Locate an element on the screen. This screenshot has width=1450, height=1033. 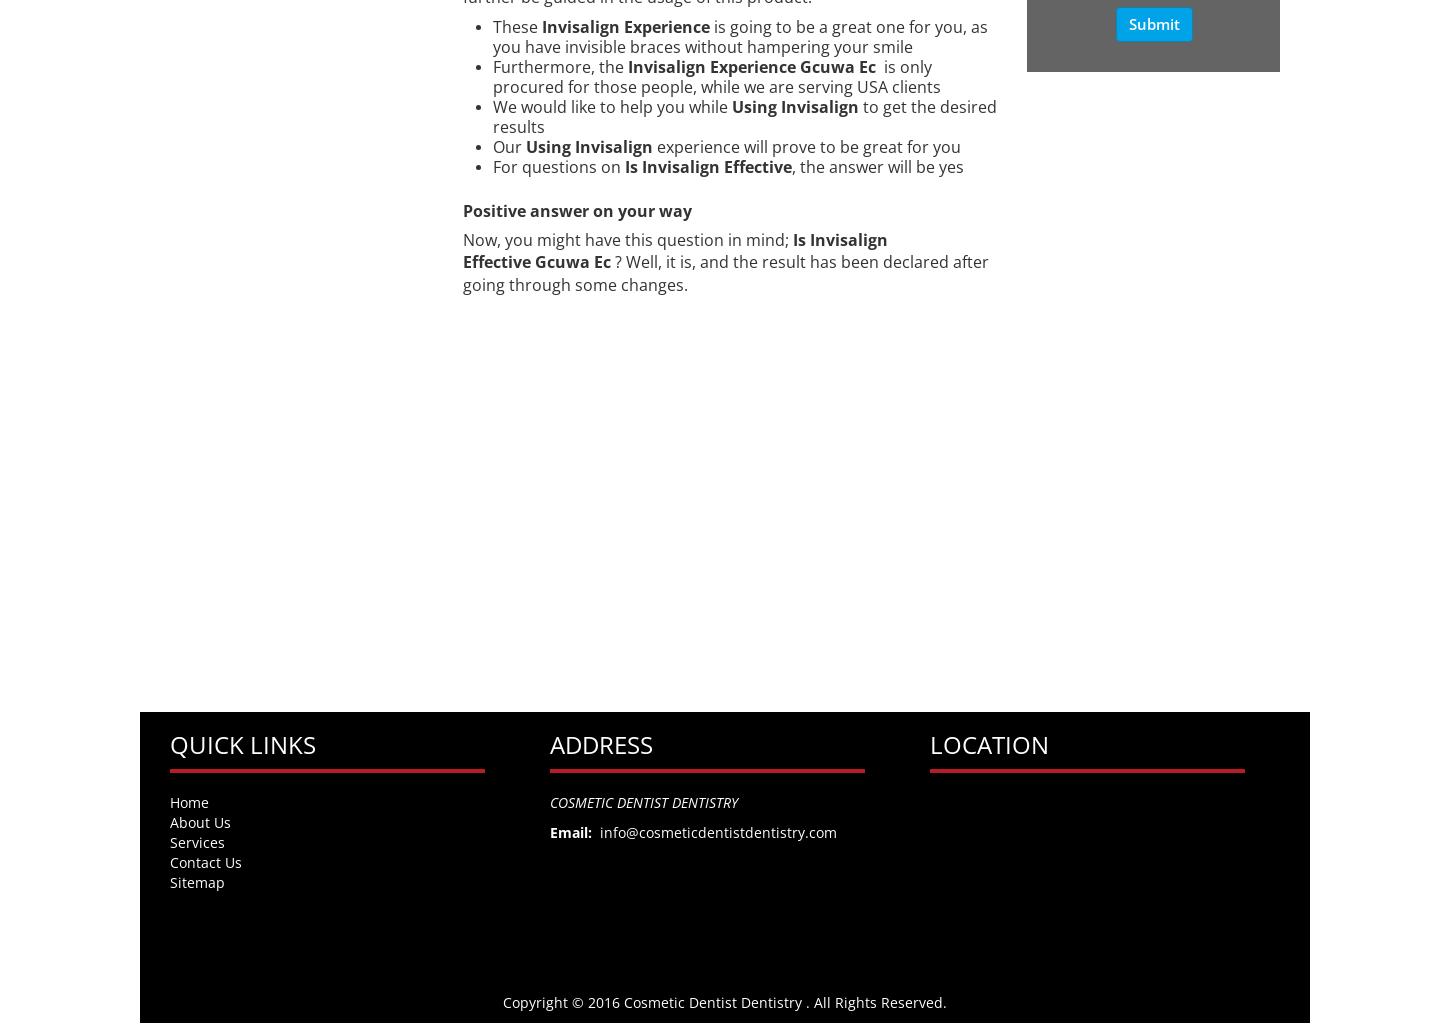
'Home' is located at coordinates (168, 801).